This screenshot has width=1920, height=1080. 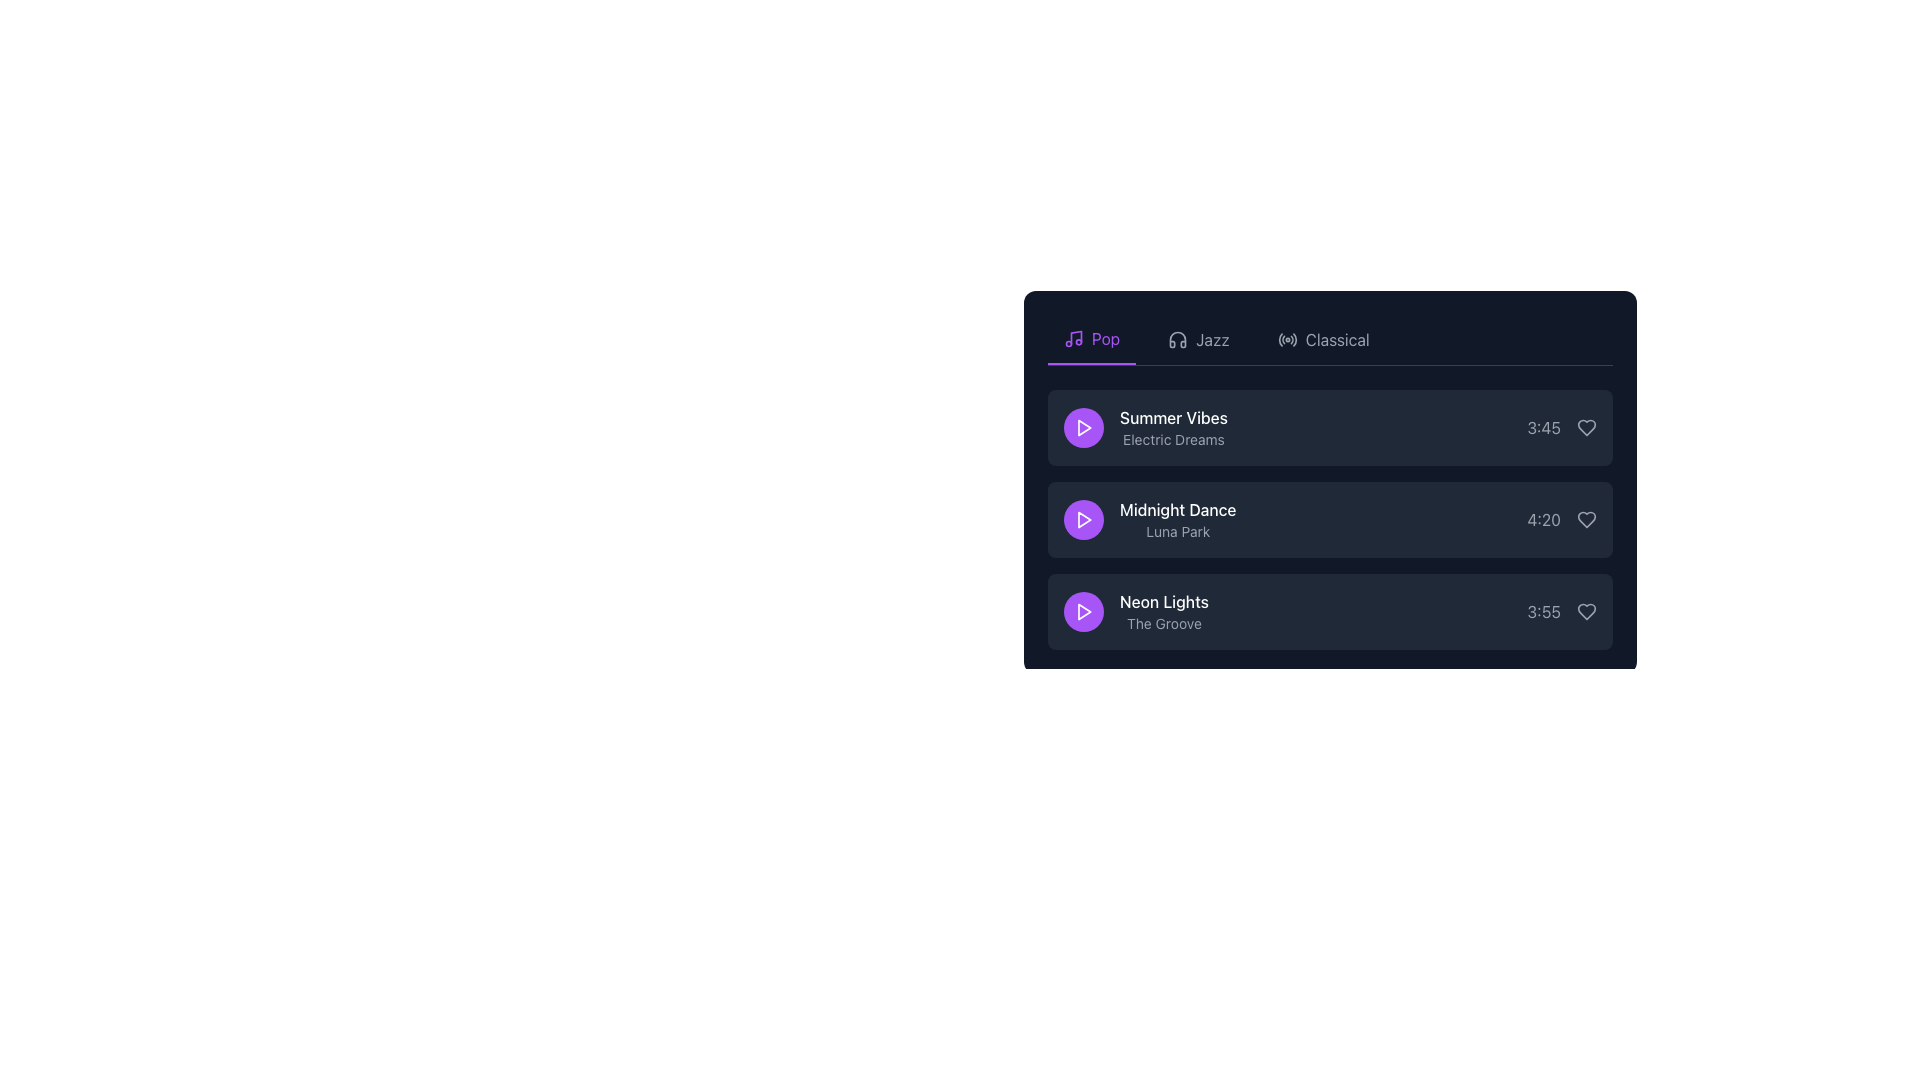 I want to click on the active tab label 'Pop' in the navigation bar, which is visually distinct with a purple underline, indicating its active state, so click(x=1105, y=338).